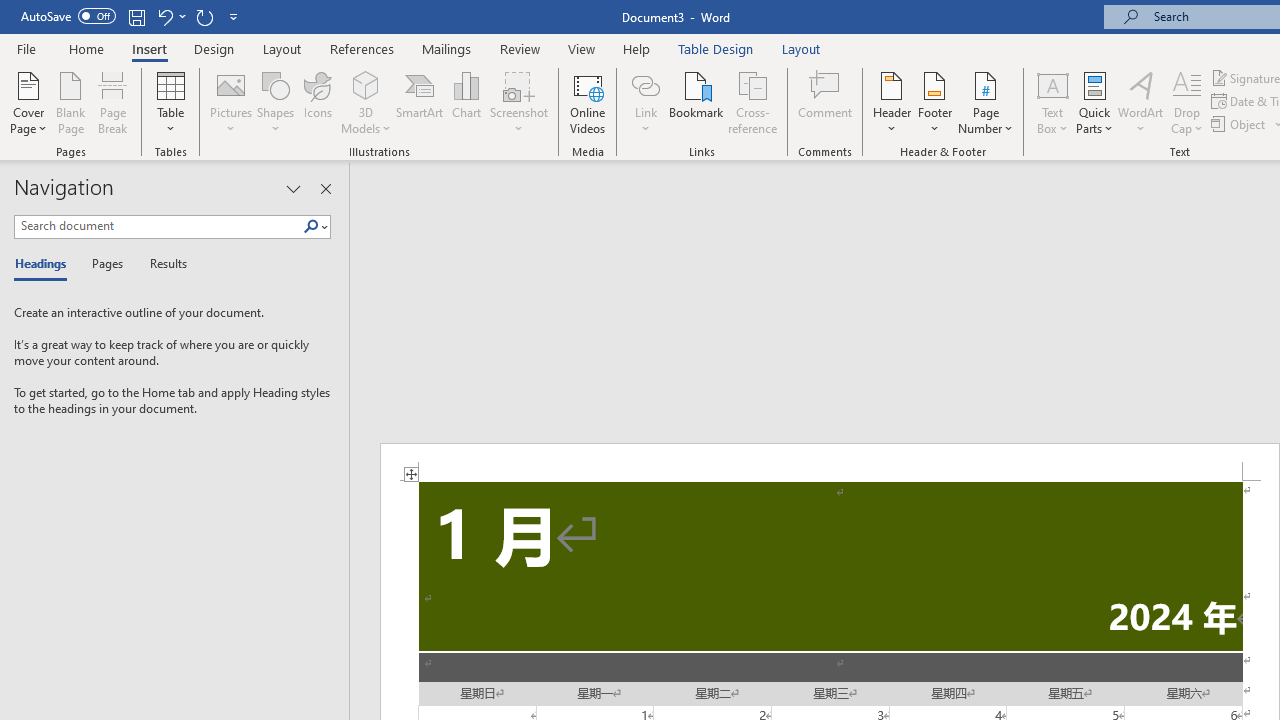 Image resolution: width=1280 pixels, height=720 pixels. What do you see at coordinates (170, 16) in the screenshot?
I see `'Undo Increase Indent'` at bounding box center [170, 16].